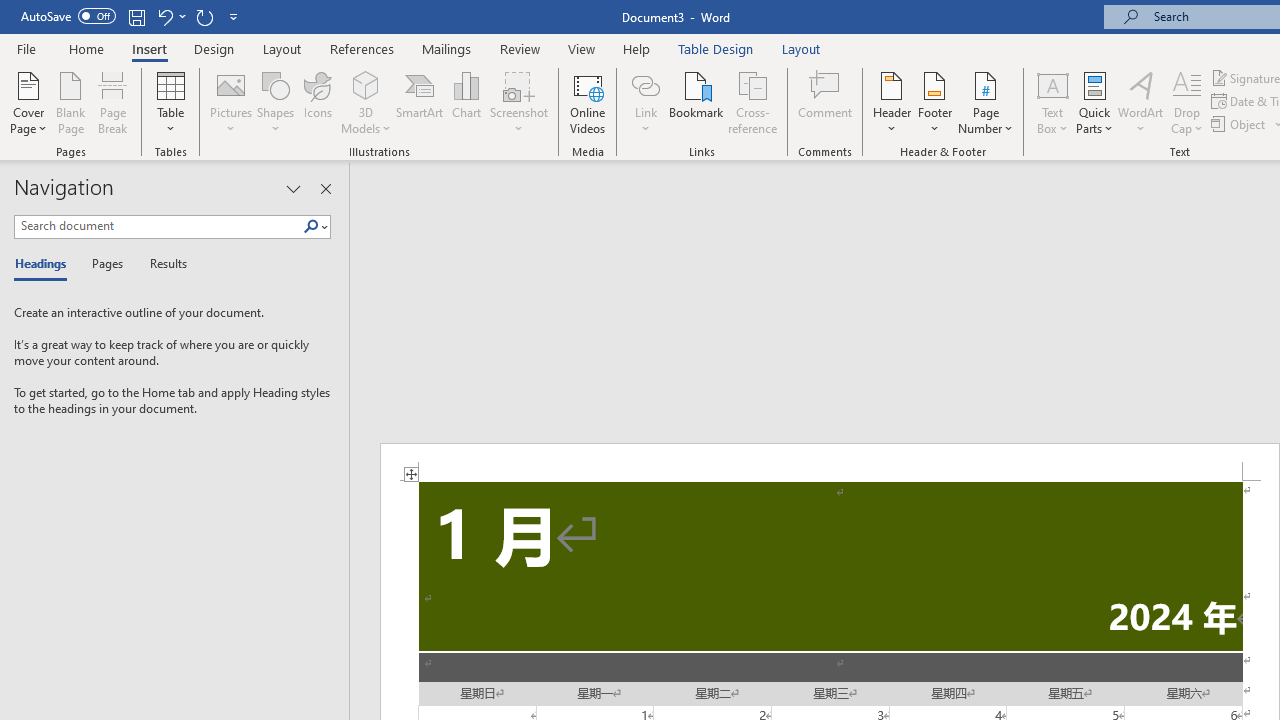 Image resolution: width=1280 pixels, height=720 pixels. What do you see at coordinates (170, 16) in the screenshot?
I see `'Undo Increase Indent'` at bounding box center [170, 16].